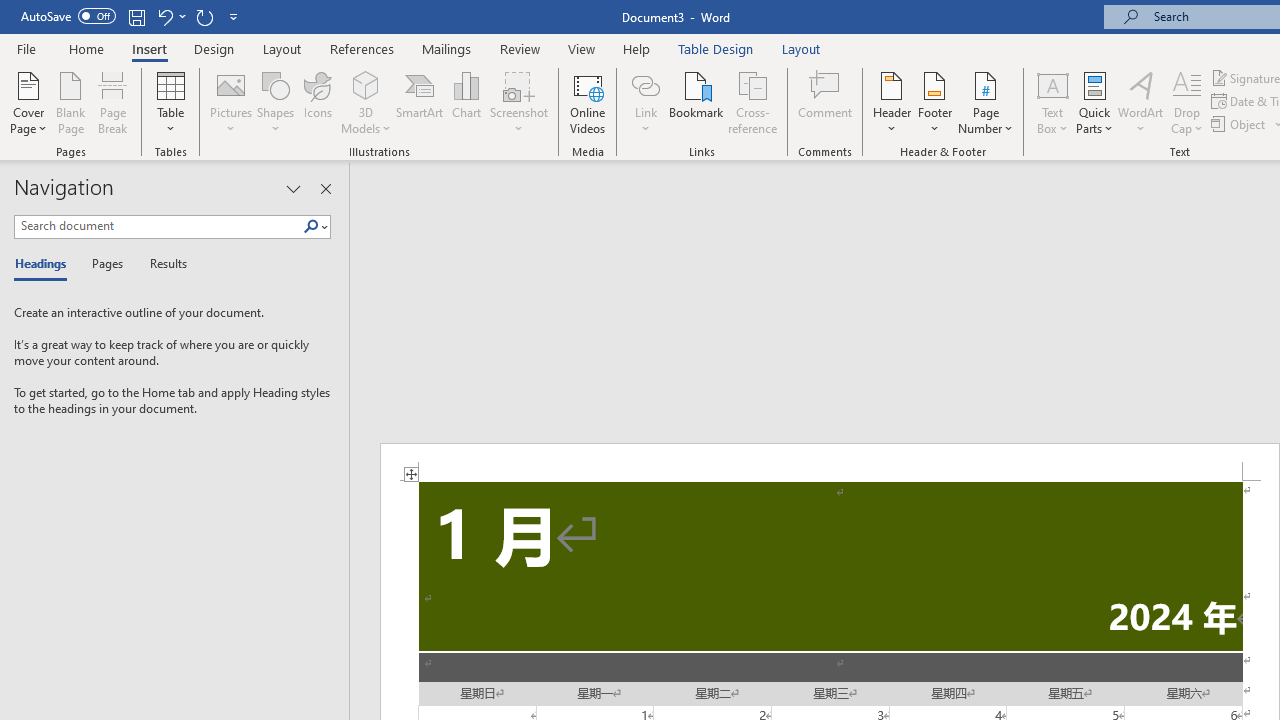 Image resolution: width=1280 pixels, height=720 pixels. What do you see at coordinates (170, 16) in the screenshot?
I see `'Undo Increase Indent'` at bounding box center [170, 16].